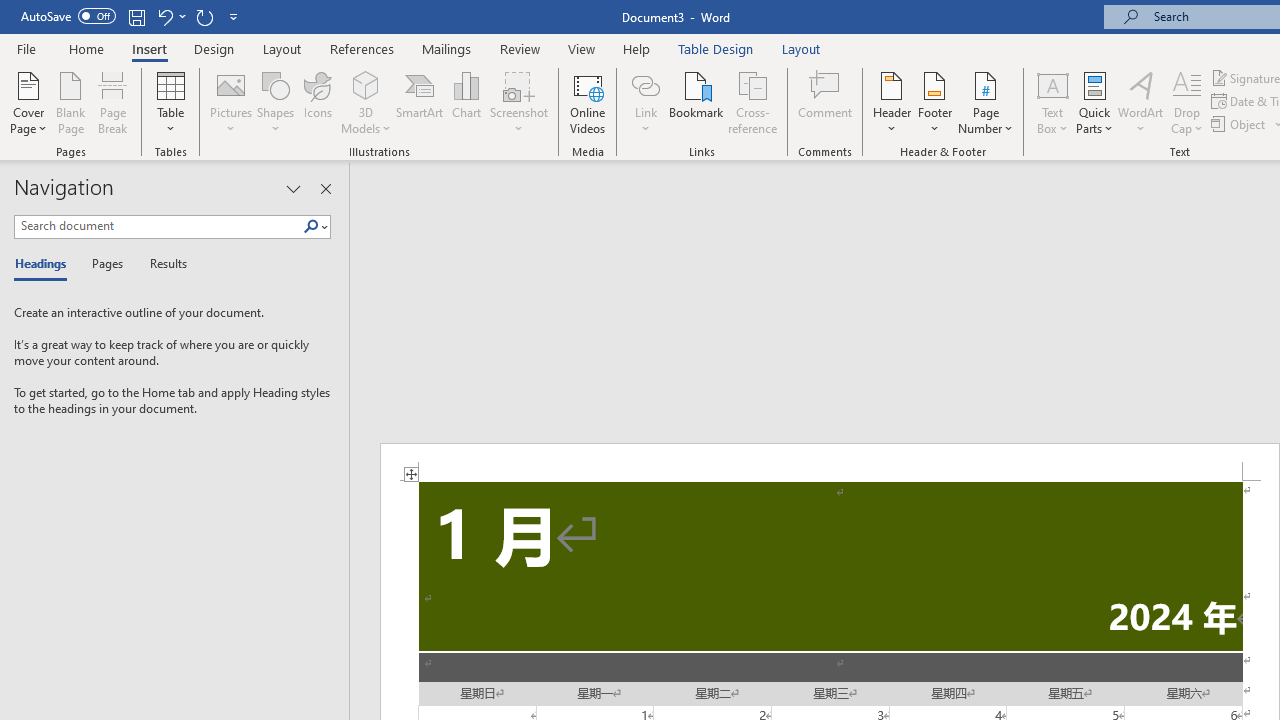 Image resolution: width=1280 pixels, height=720 pixels. What do you see at coordinates (170, 16) in the screenshot?
I see `'Undo Increase Indent'` at bounding box center [170, 16].